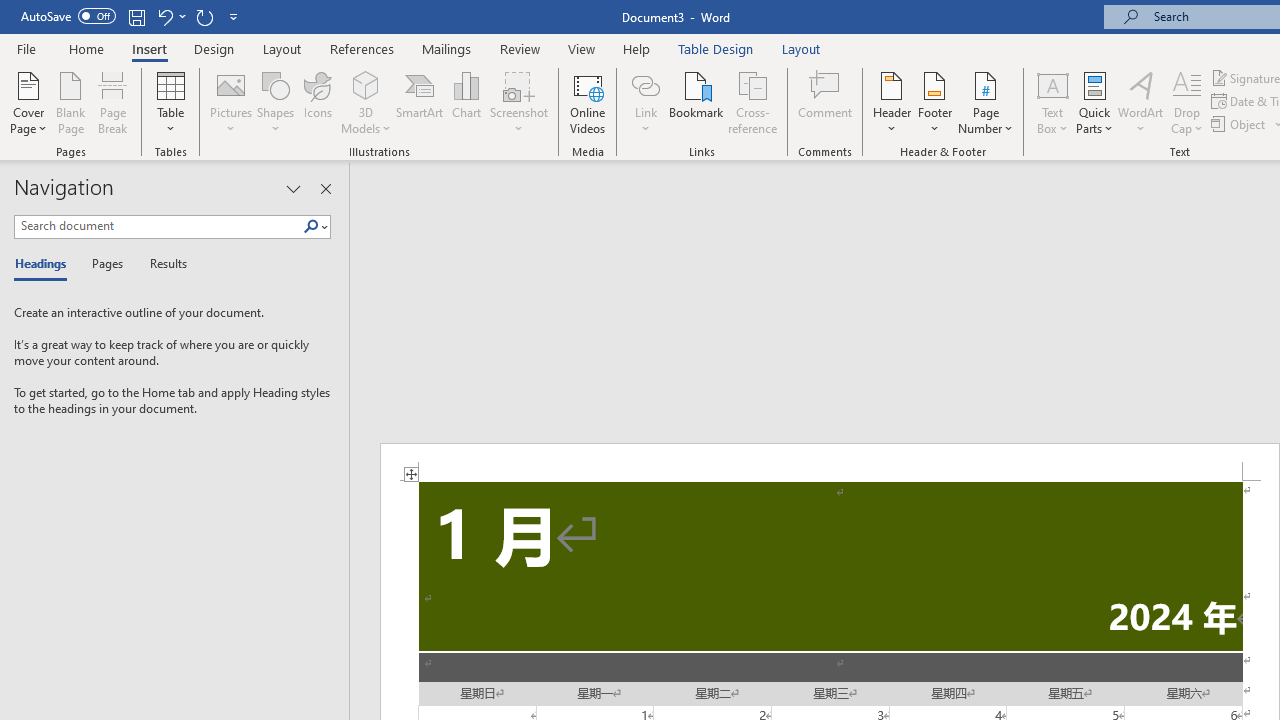 Image resolution: width=1280 pixels, height=720 pixels. What do you see at coordinates (170, 16) in the screenshot?
I see `'Undo Increase Indent'` at bounding box center [170, 16].